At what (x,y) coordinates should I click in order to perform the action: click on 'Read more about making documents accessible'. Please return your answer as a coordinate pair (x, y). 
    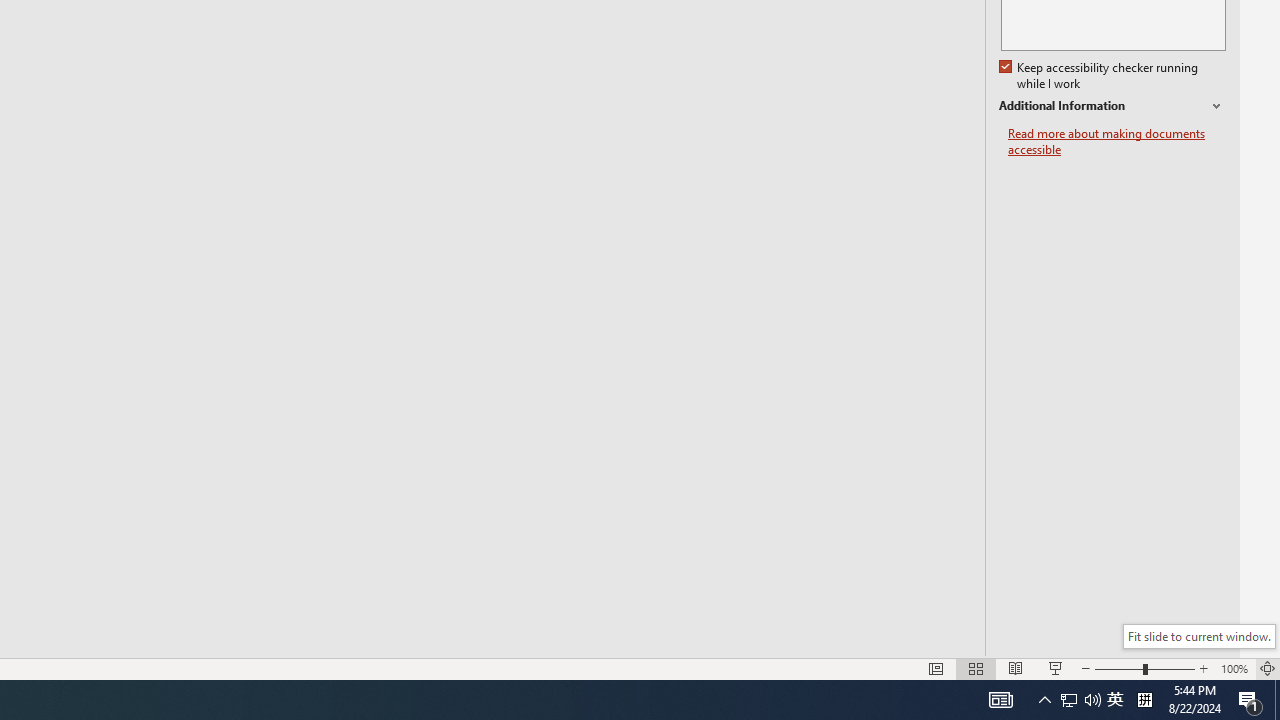
    Looking at the image, I should click on (1116, 141).